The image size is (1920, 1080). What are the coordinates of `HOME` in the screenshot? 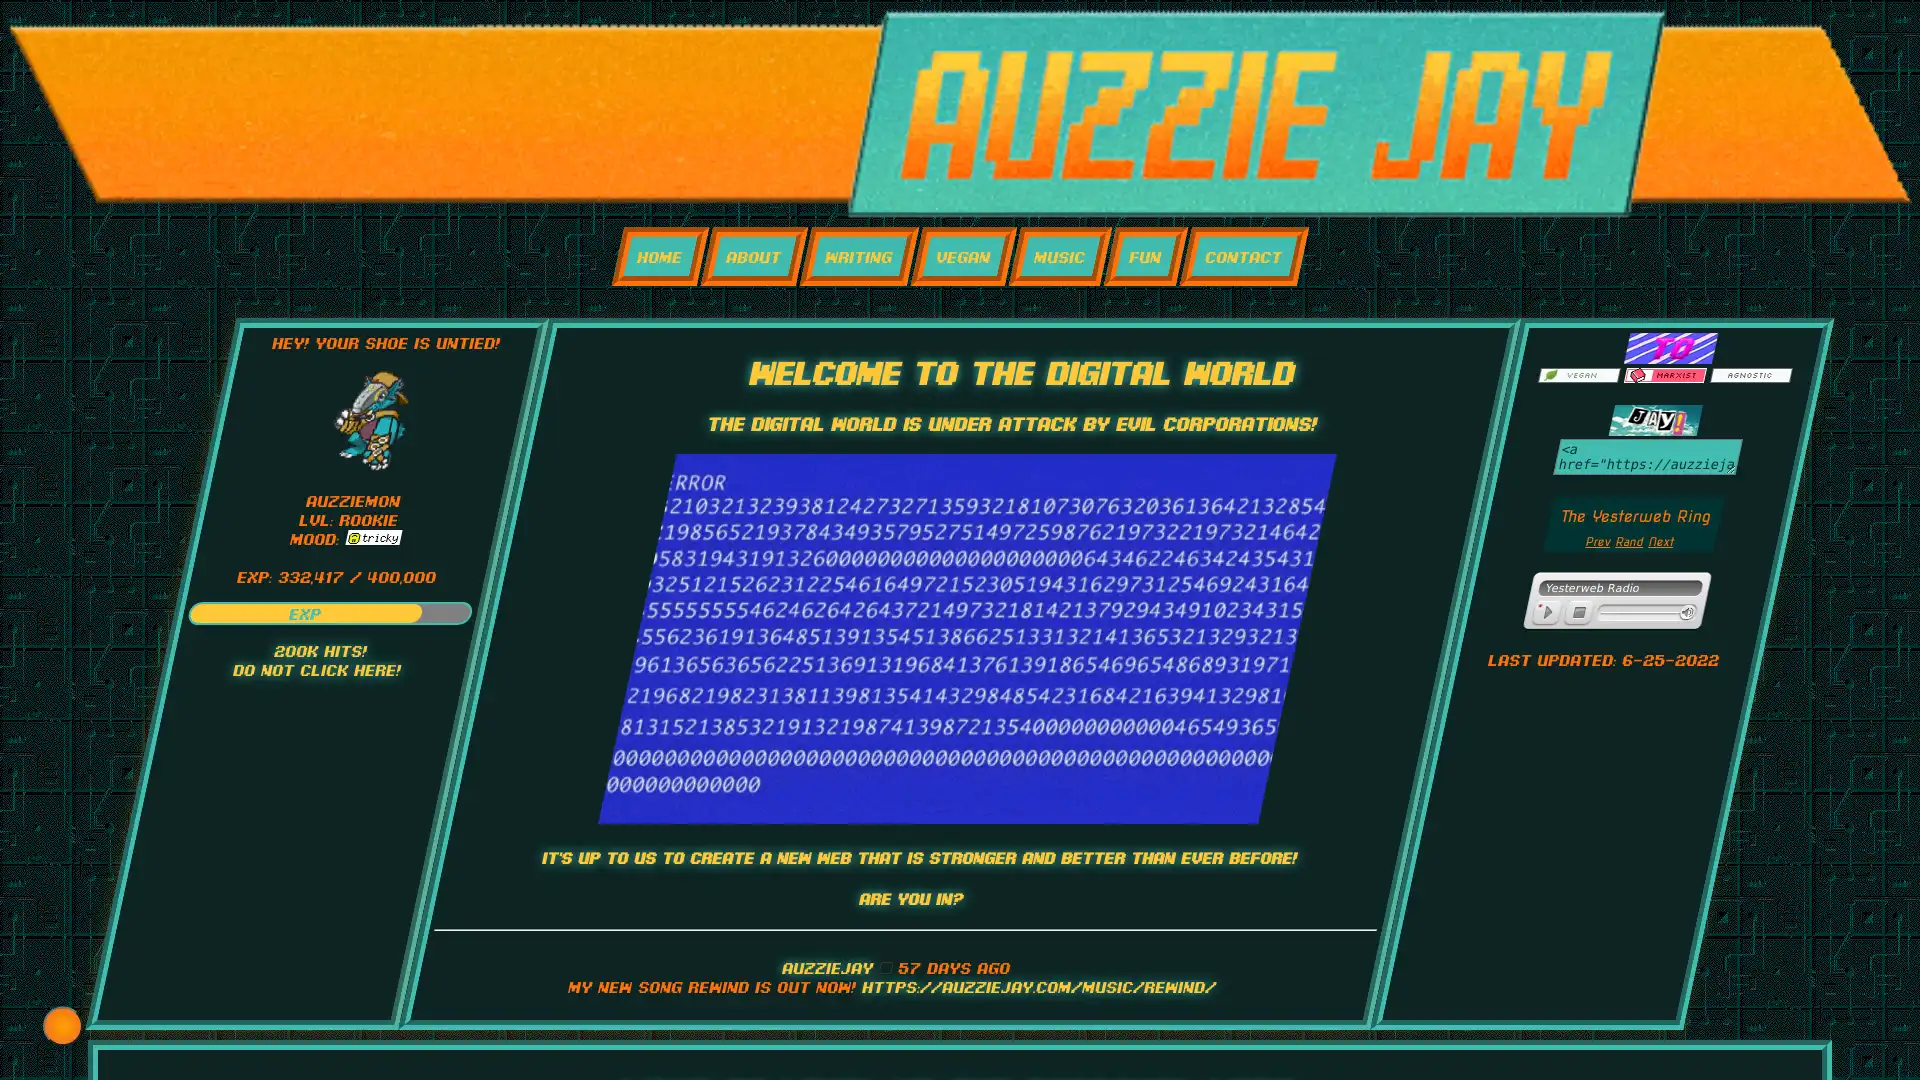 It's located at (659, 255).